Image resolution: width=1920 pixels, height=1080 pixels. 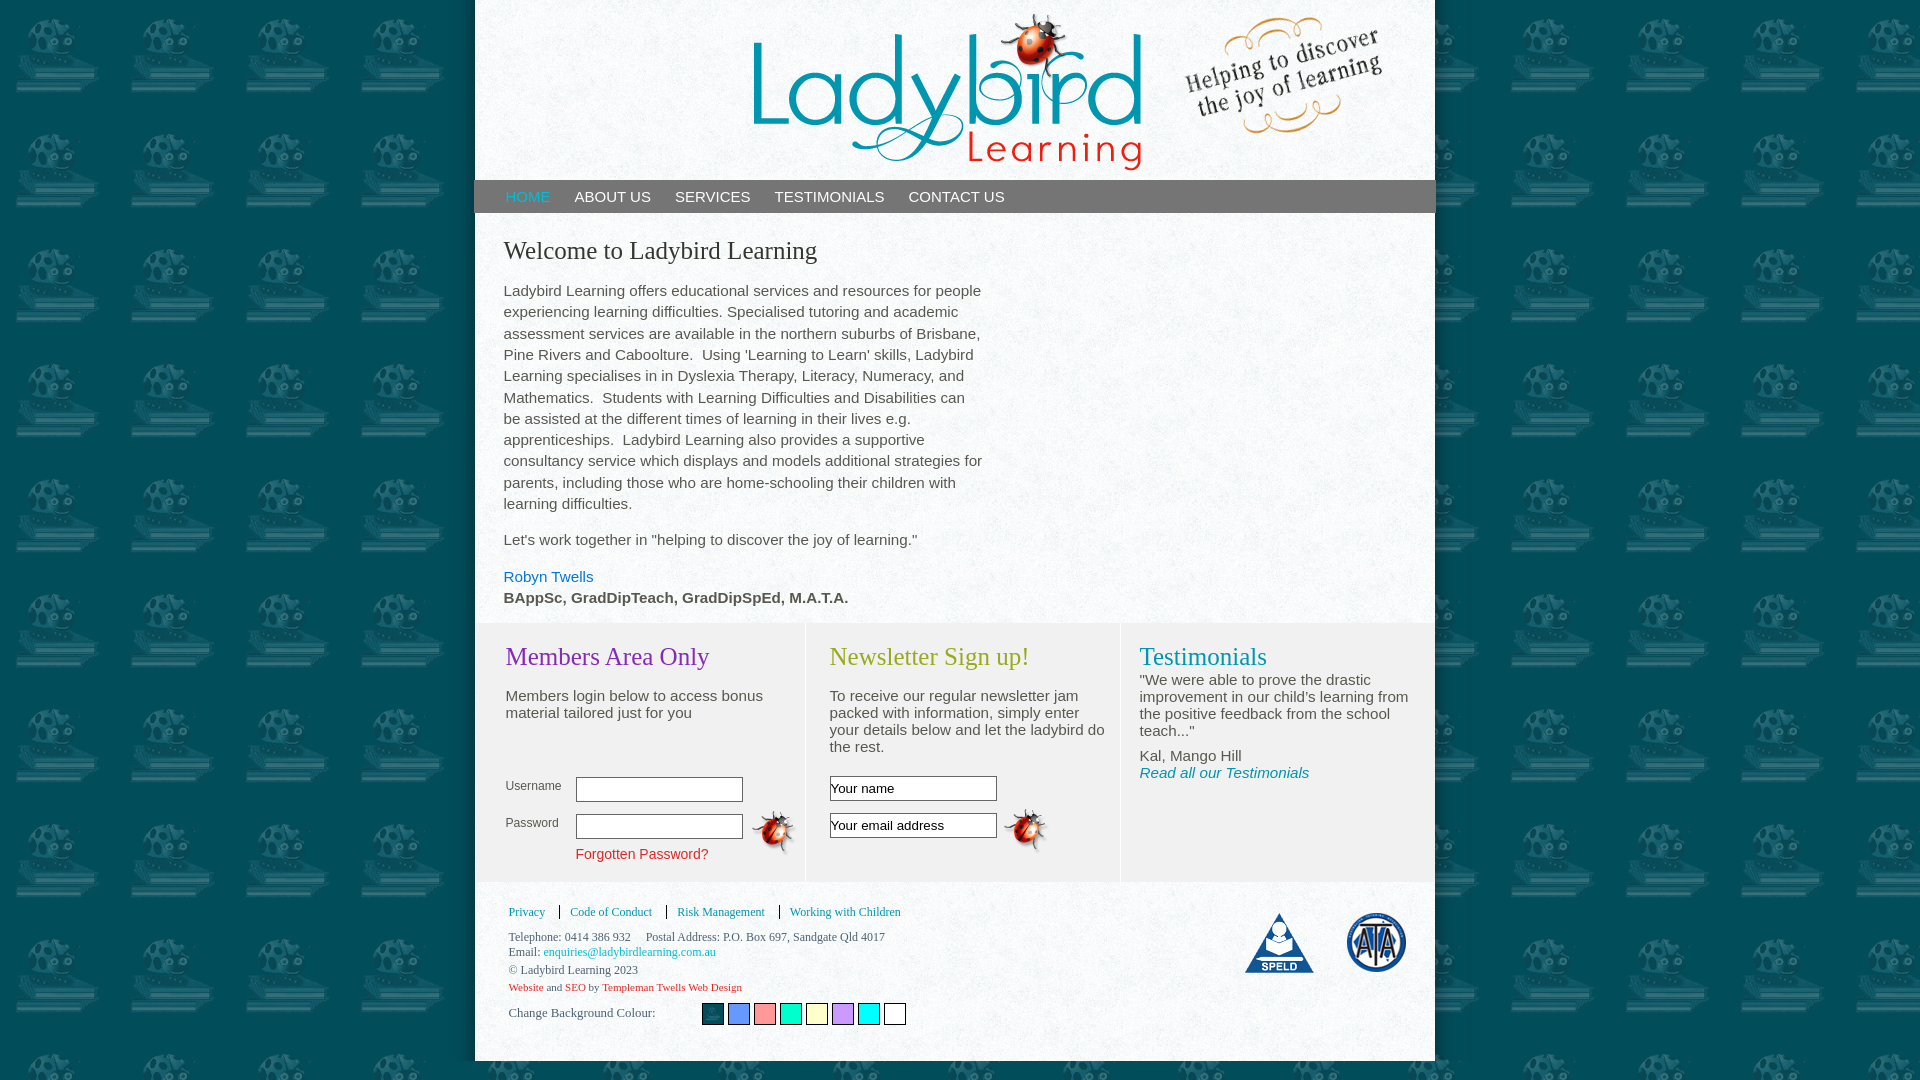 I want to click on 'Forgotten Password?', so click(x=642, y=853).